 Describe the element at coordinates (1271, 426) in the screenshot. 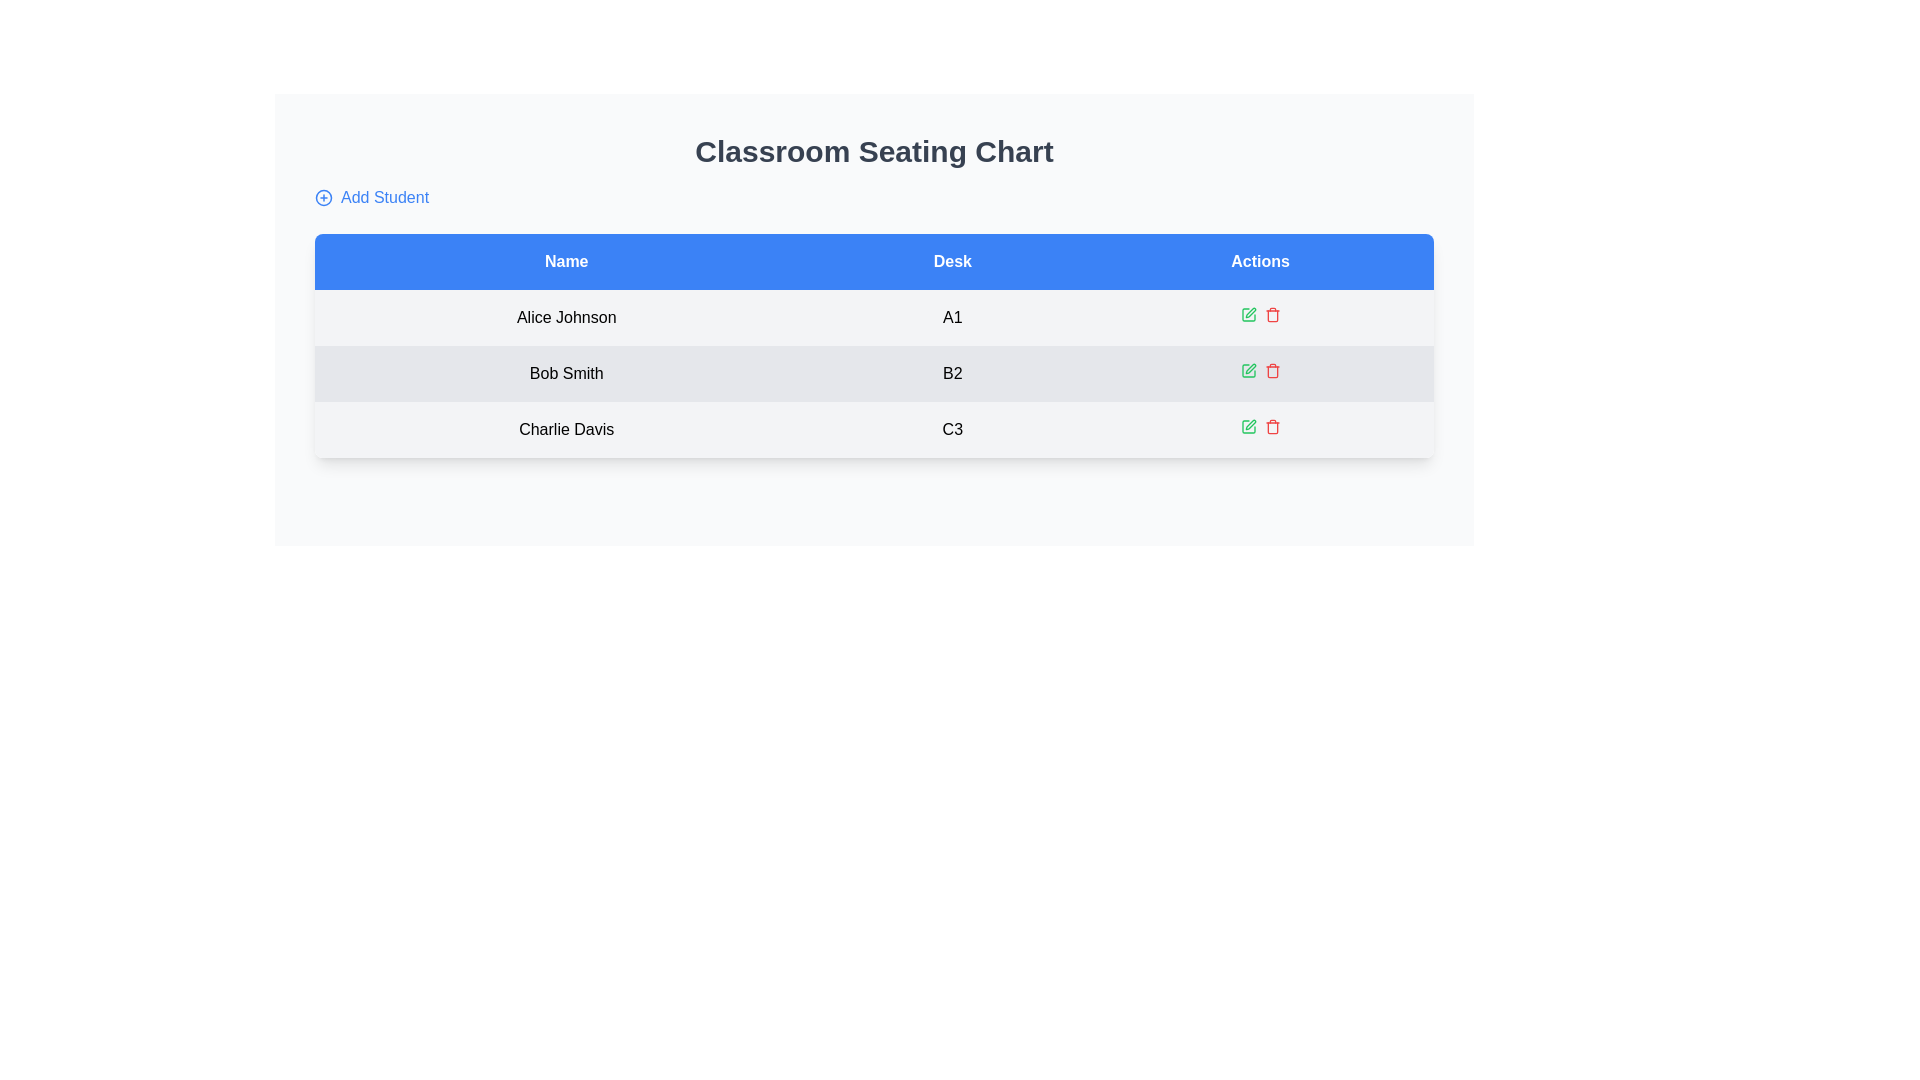

I see `the trash can icon` at that location.